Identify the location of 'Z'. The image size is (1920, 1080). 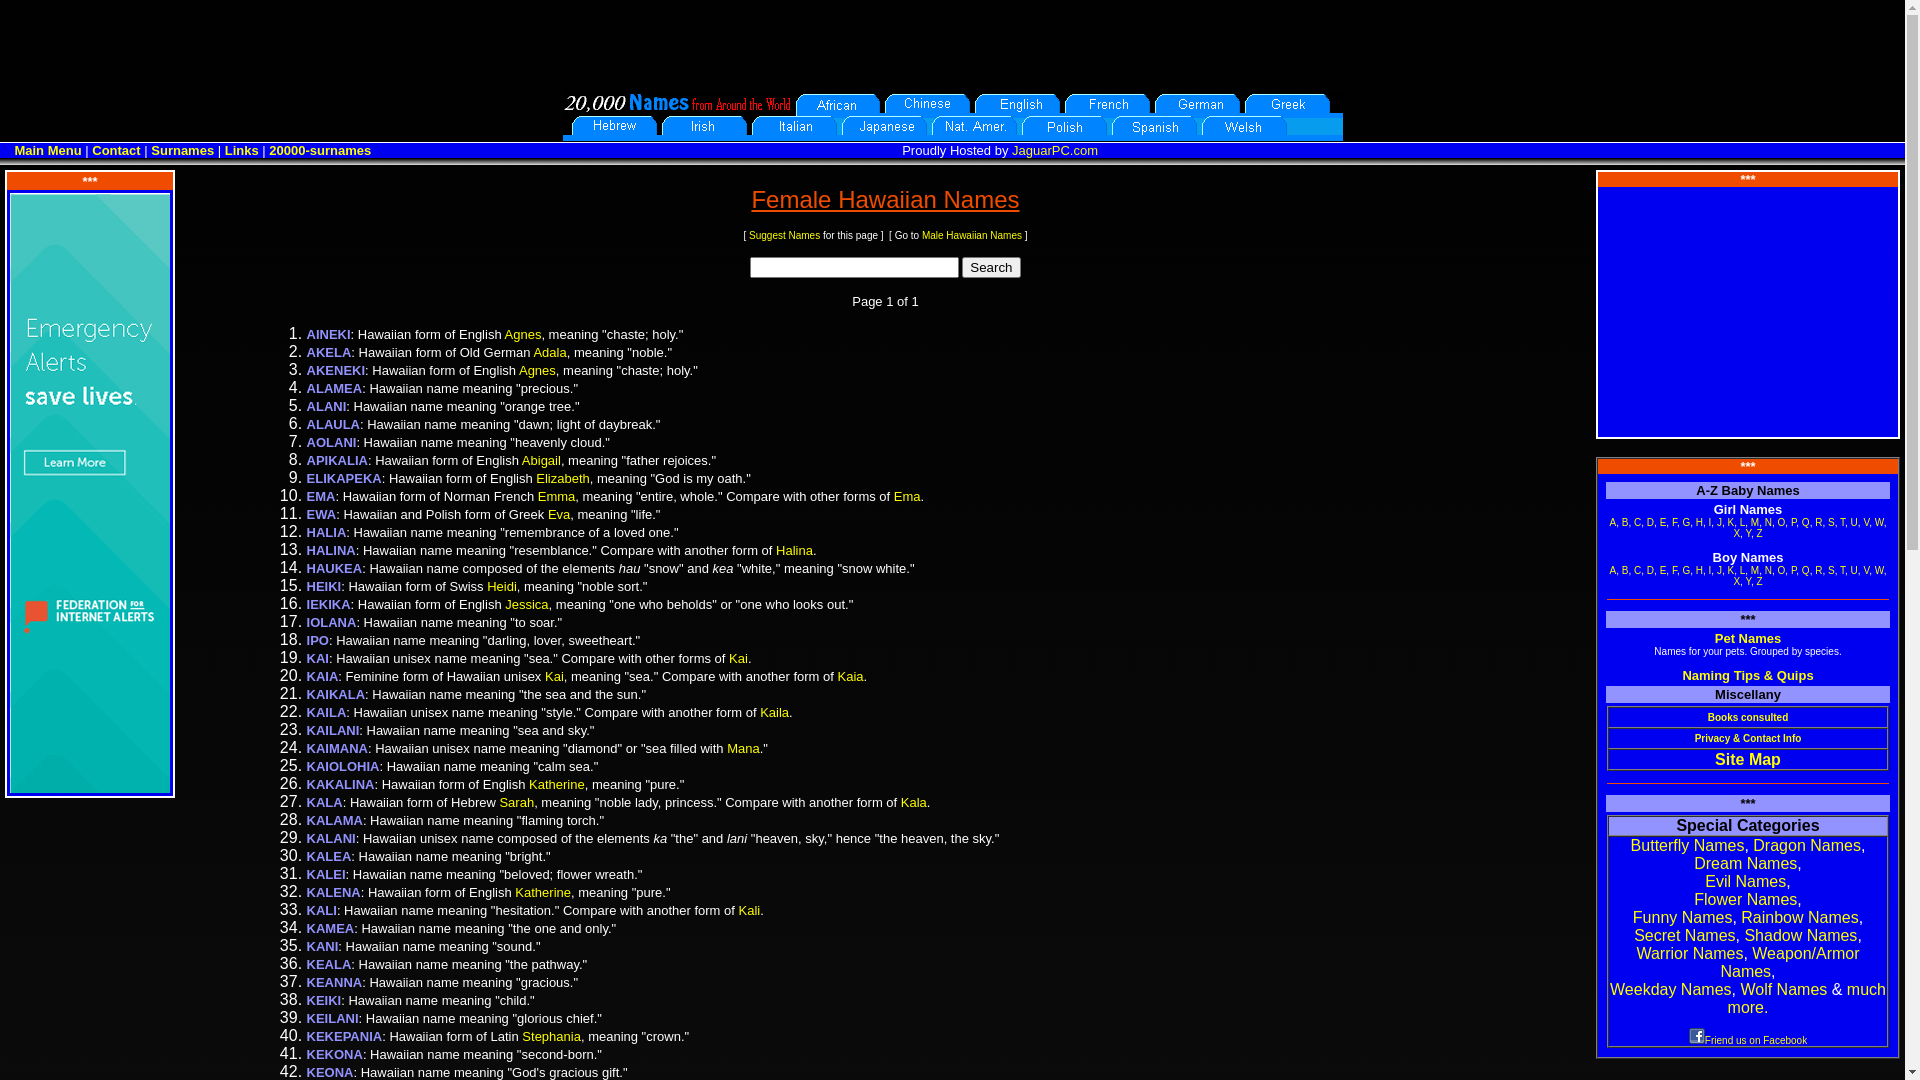
(1757, 581).